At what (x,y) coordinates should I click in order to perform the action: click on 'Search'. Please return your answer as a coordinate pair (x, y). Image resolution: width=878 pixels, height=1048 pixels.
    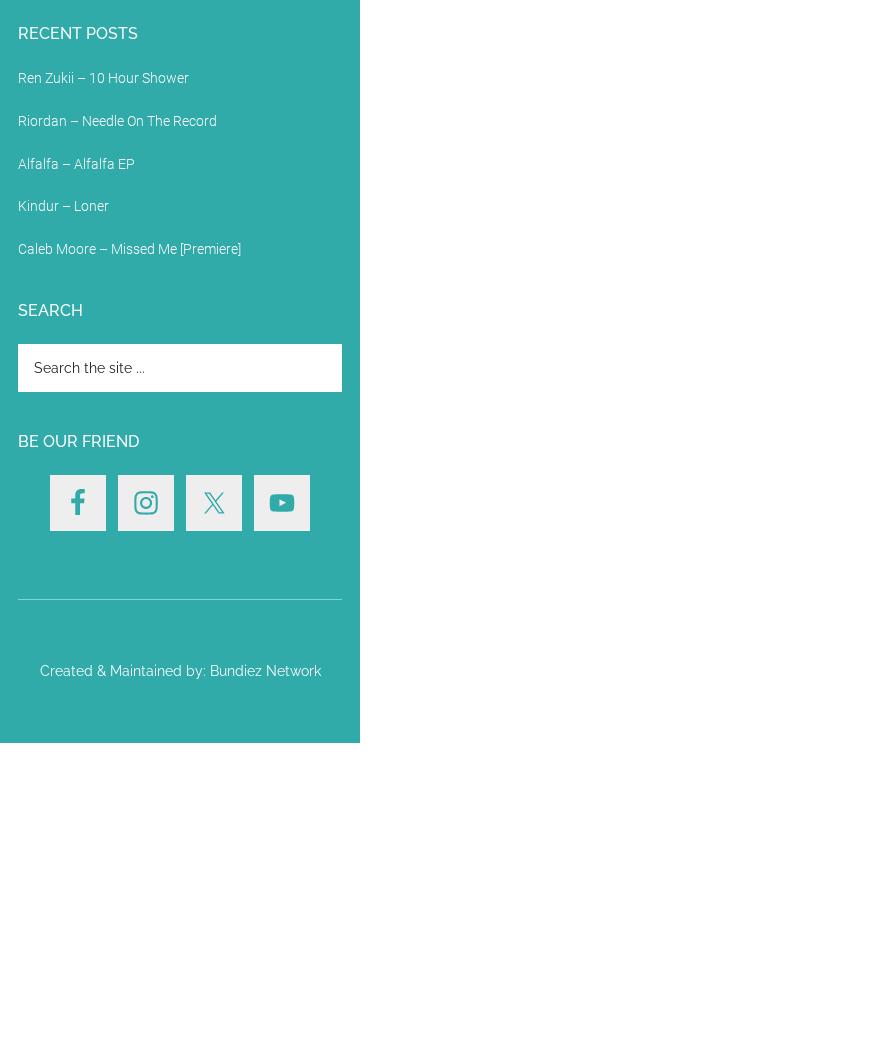
    Looking at the image, I should click on (16, 309).